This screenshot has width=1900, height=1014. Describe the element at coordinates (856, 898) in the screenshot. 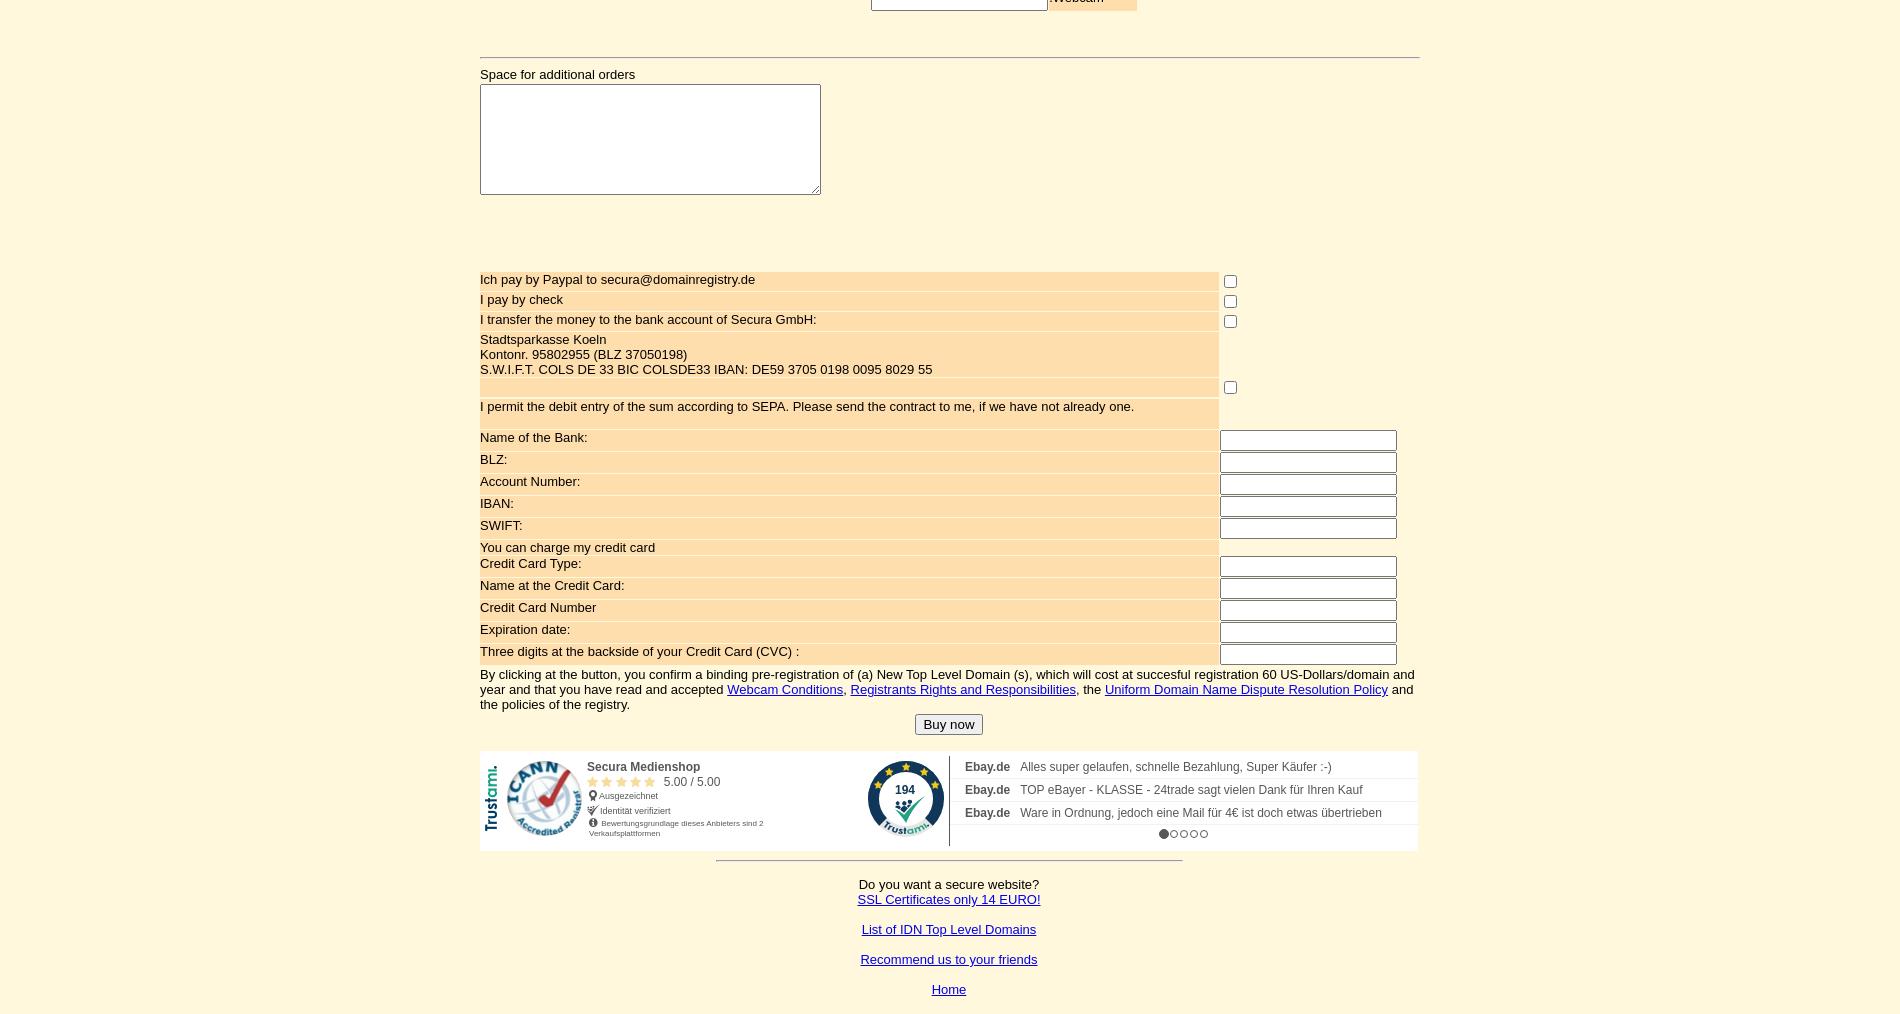

I see `'SSL Certificates only 14 EURO!'` at that location.